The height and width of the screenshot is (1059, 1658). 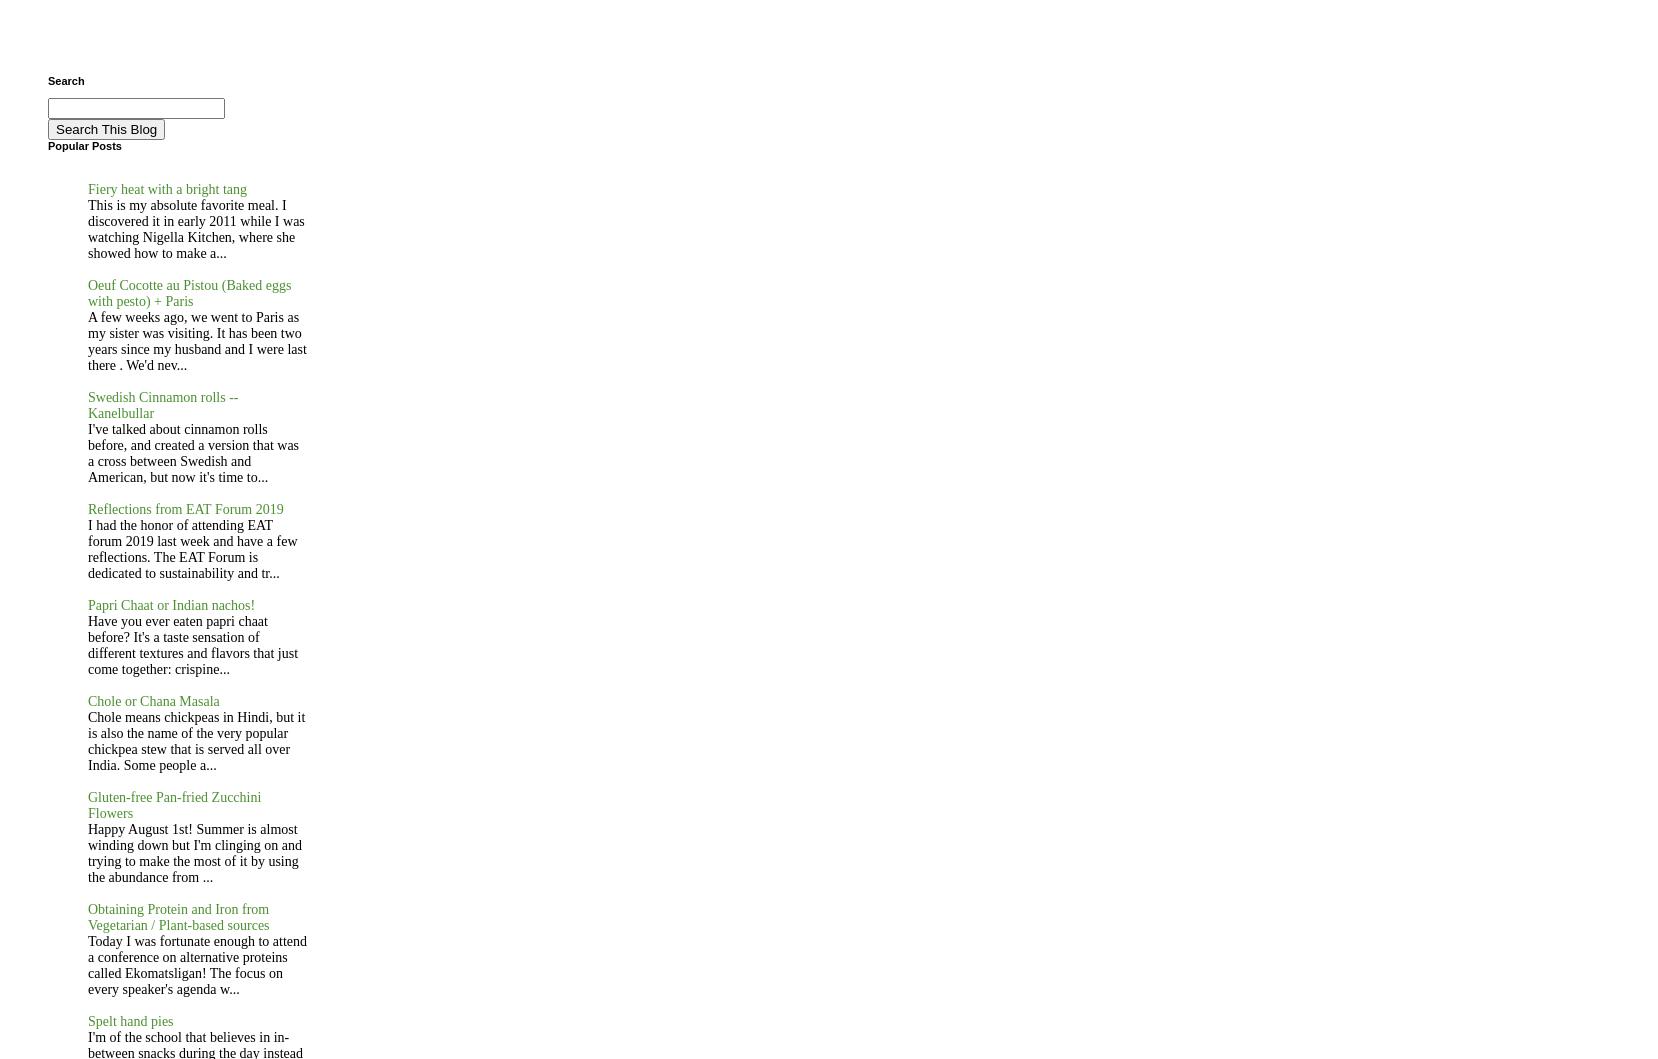 What do you see at coordinates (162, 404) in the screenshot?
I see `'Swedish Cinnamon rolls -- Kanelbullar'` at bounding box center [162, 404].